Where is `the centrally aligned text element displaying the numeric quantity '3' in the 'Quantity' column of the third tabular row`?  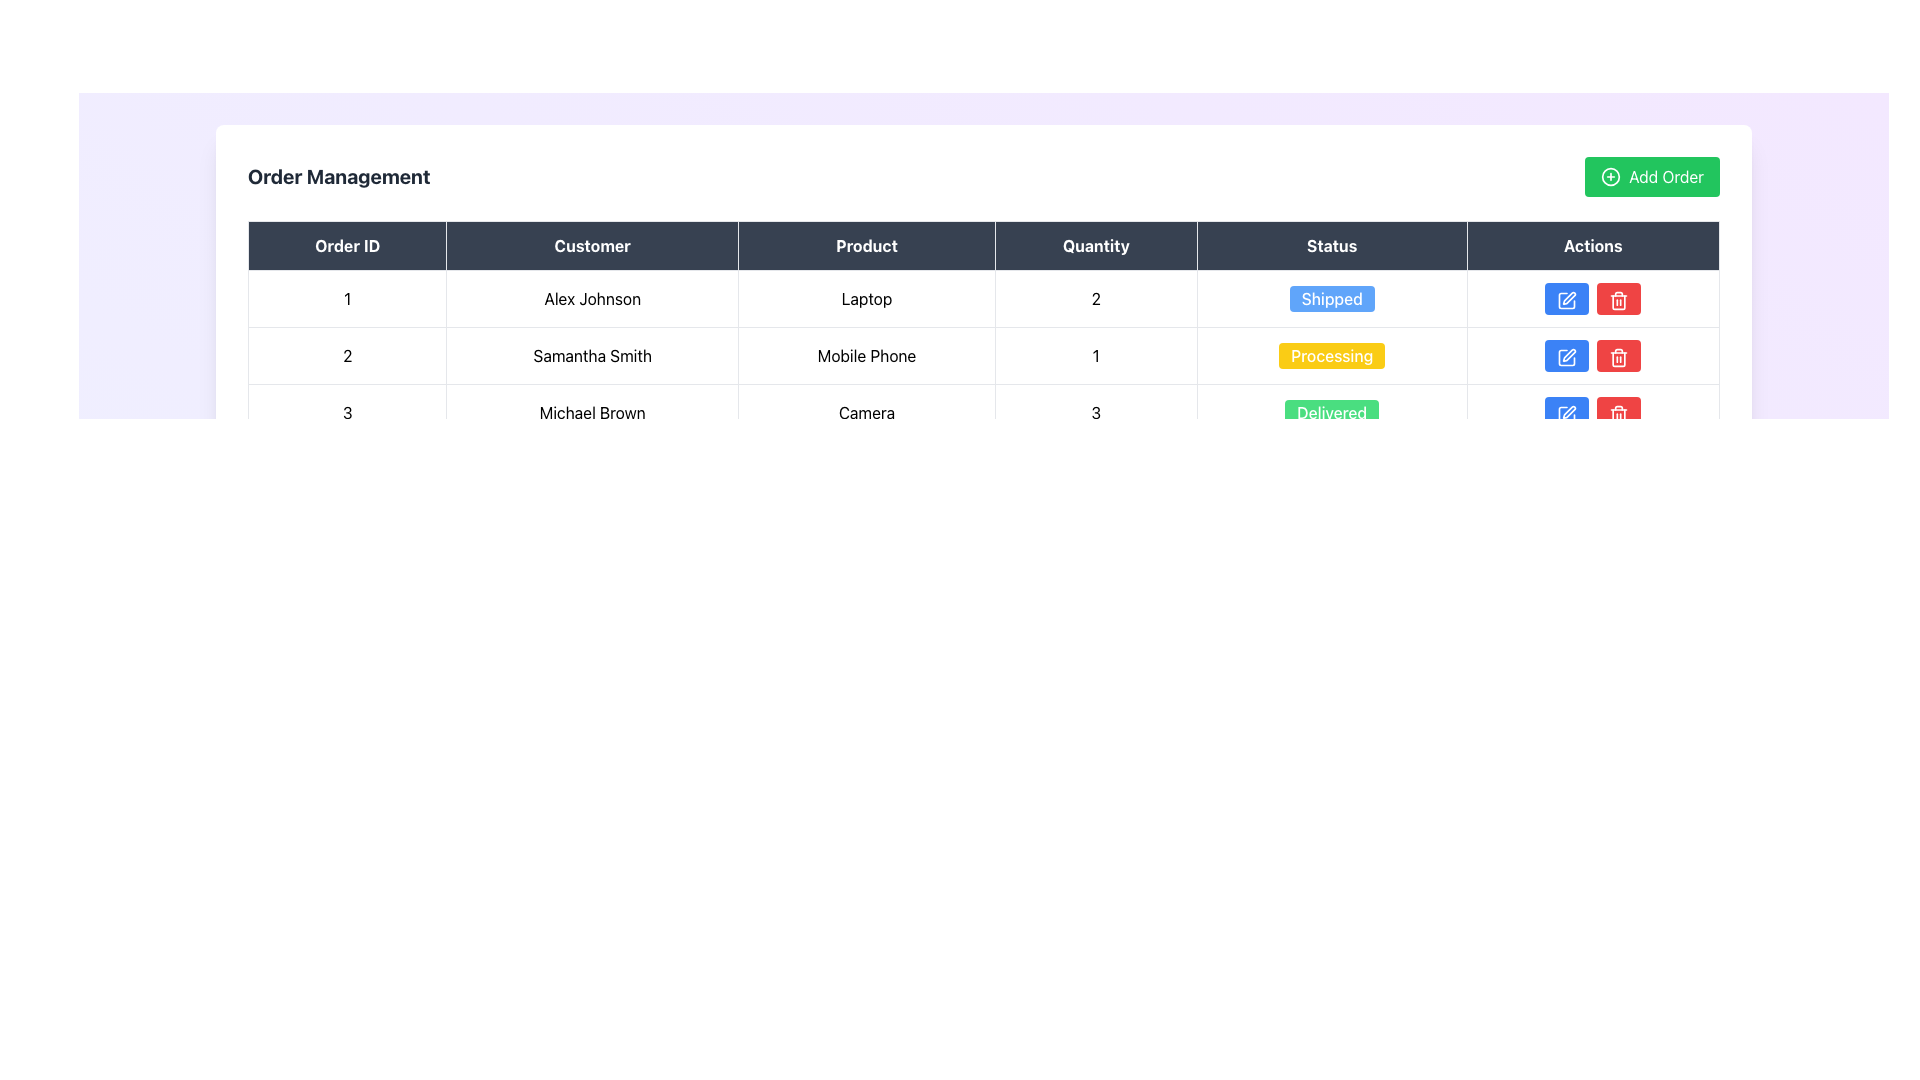
the centrally aligned text element displaying the numeric quantity '3' in the 'Quantity' column of the third tabular row is located at coordinates (1095, 411).